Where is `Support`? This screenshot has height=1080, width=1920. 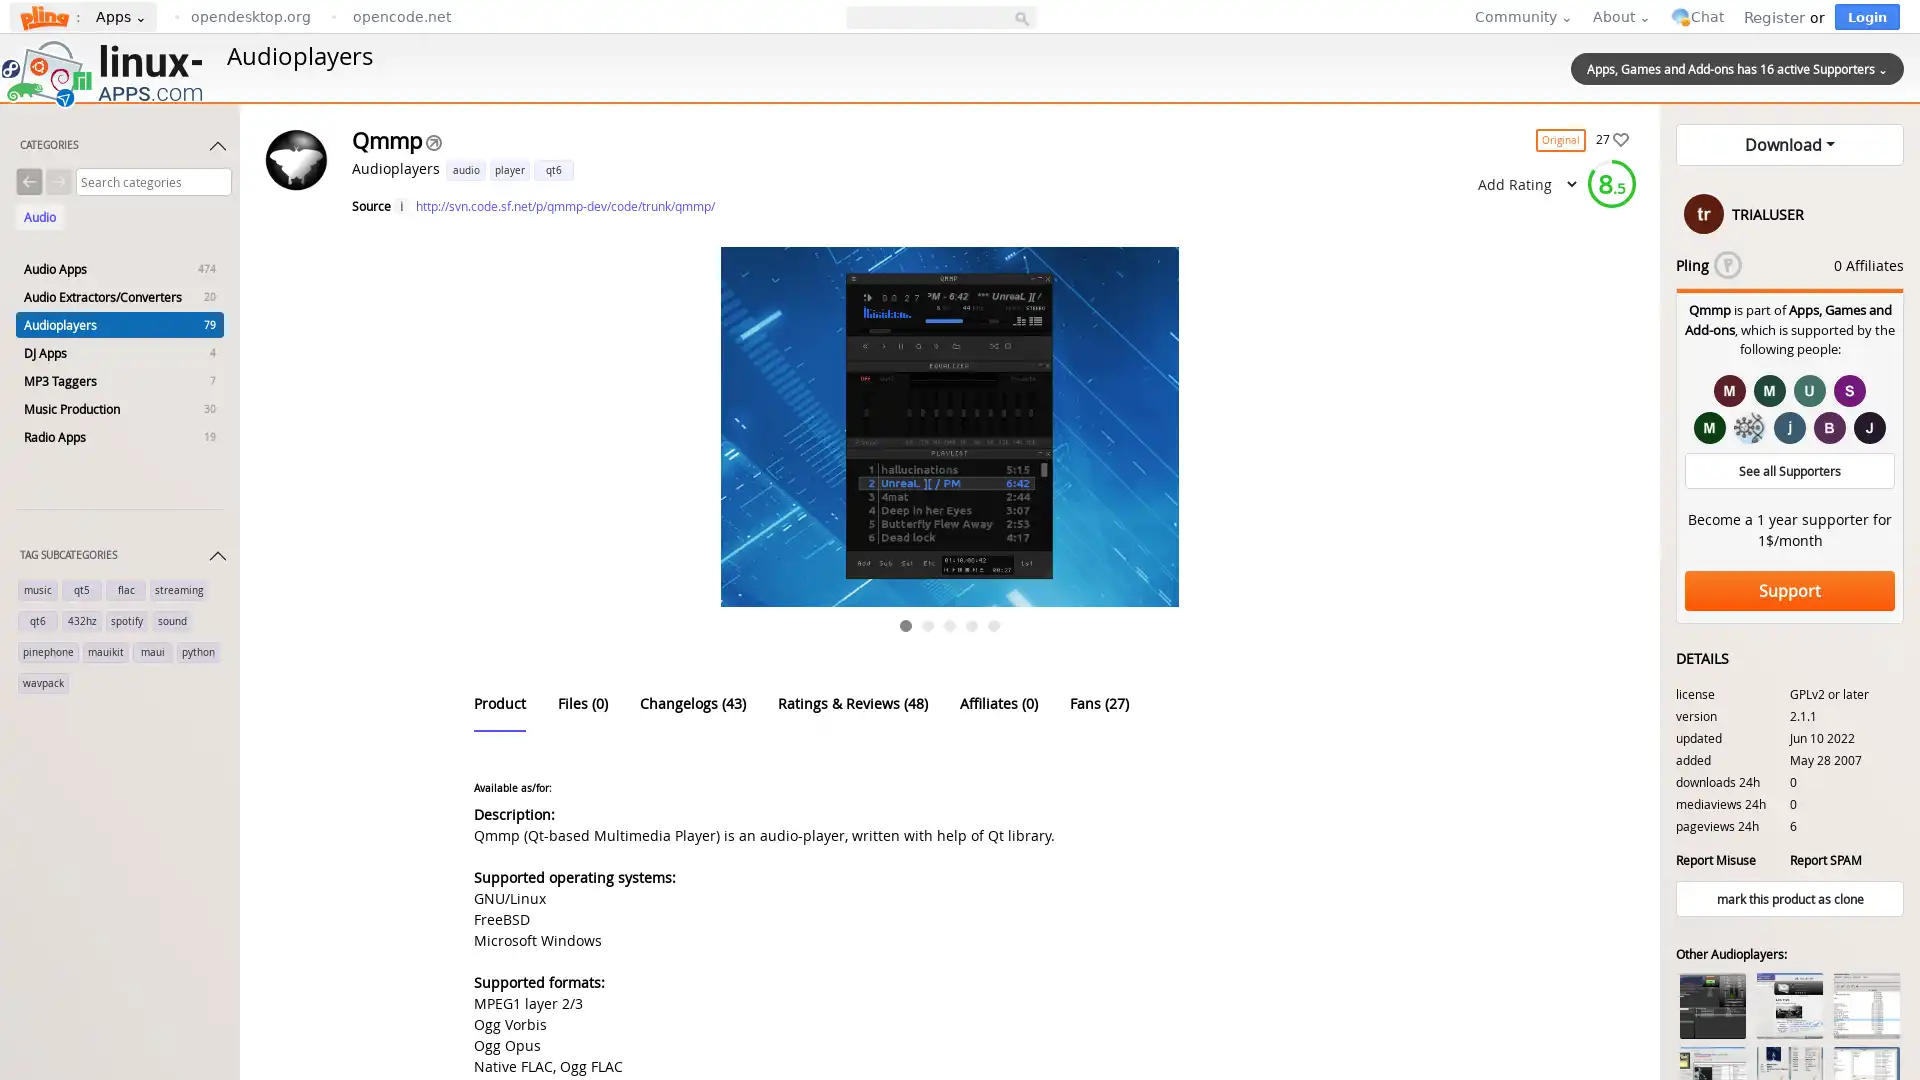
Support is located at coordinates (1790, 589).